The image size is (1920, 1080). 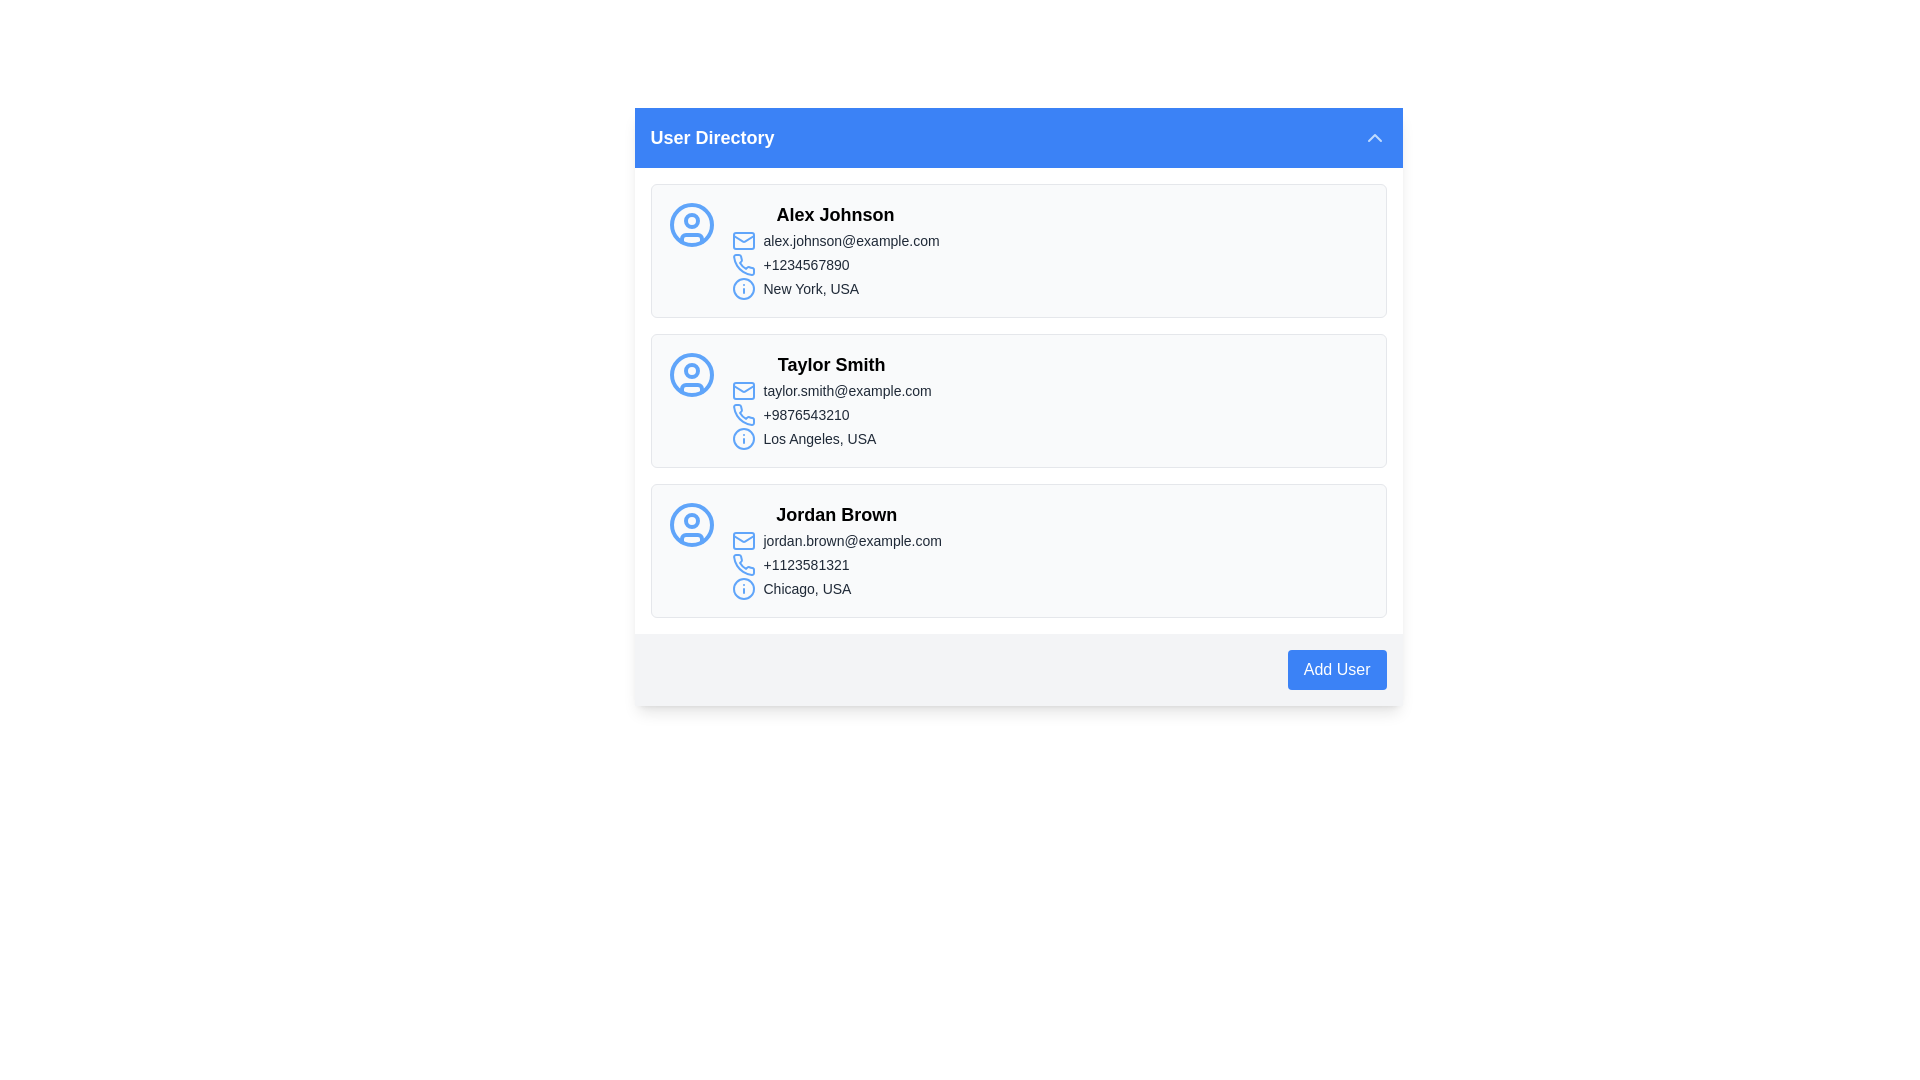 I want to click on the phone icon with a blue outline located next to the phone number '+1234567890' in the first user's section of the list, so click(x=742, y=263).